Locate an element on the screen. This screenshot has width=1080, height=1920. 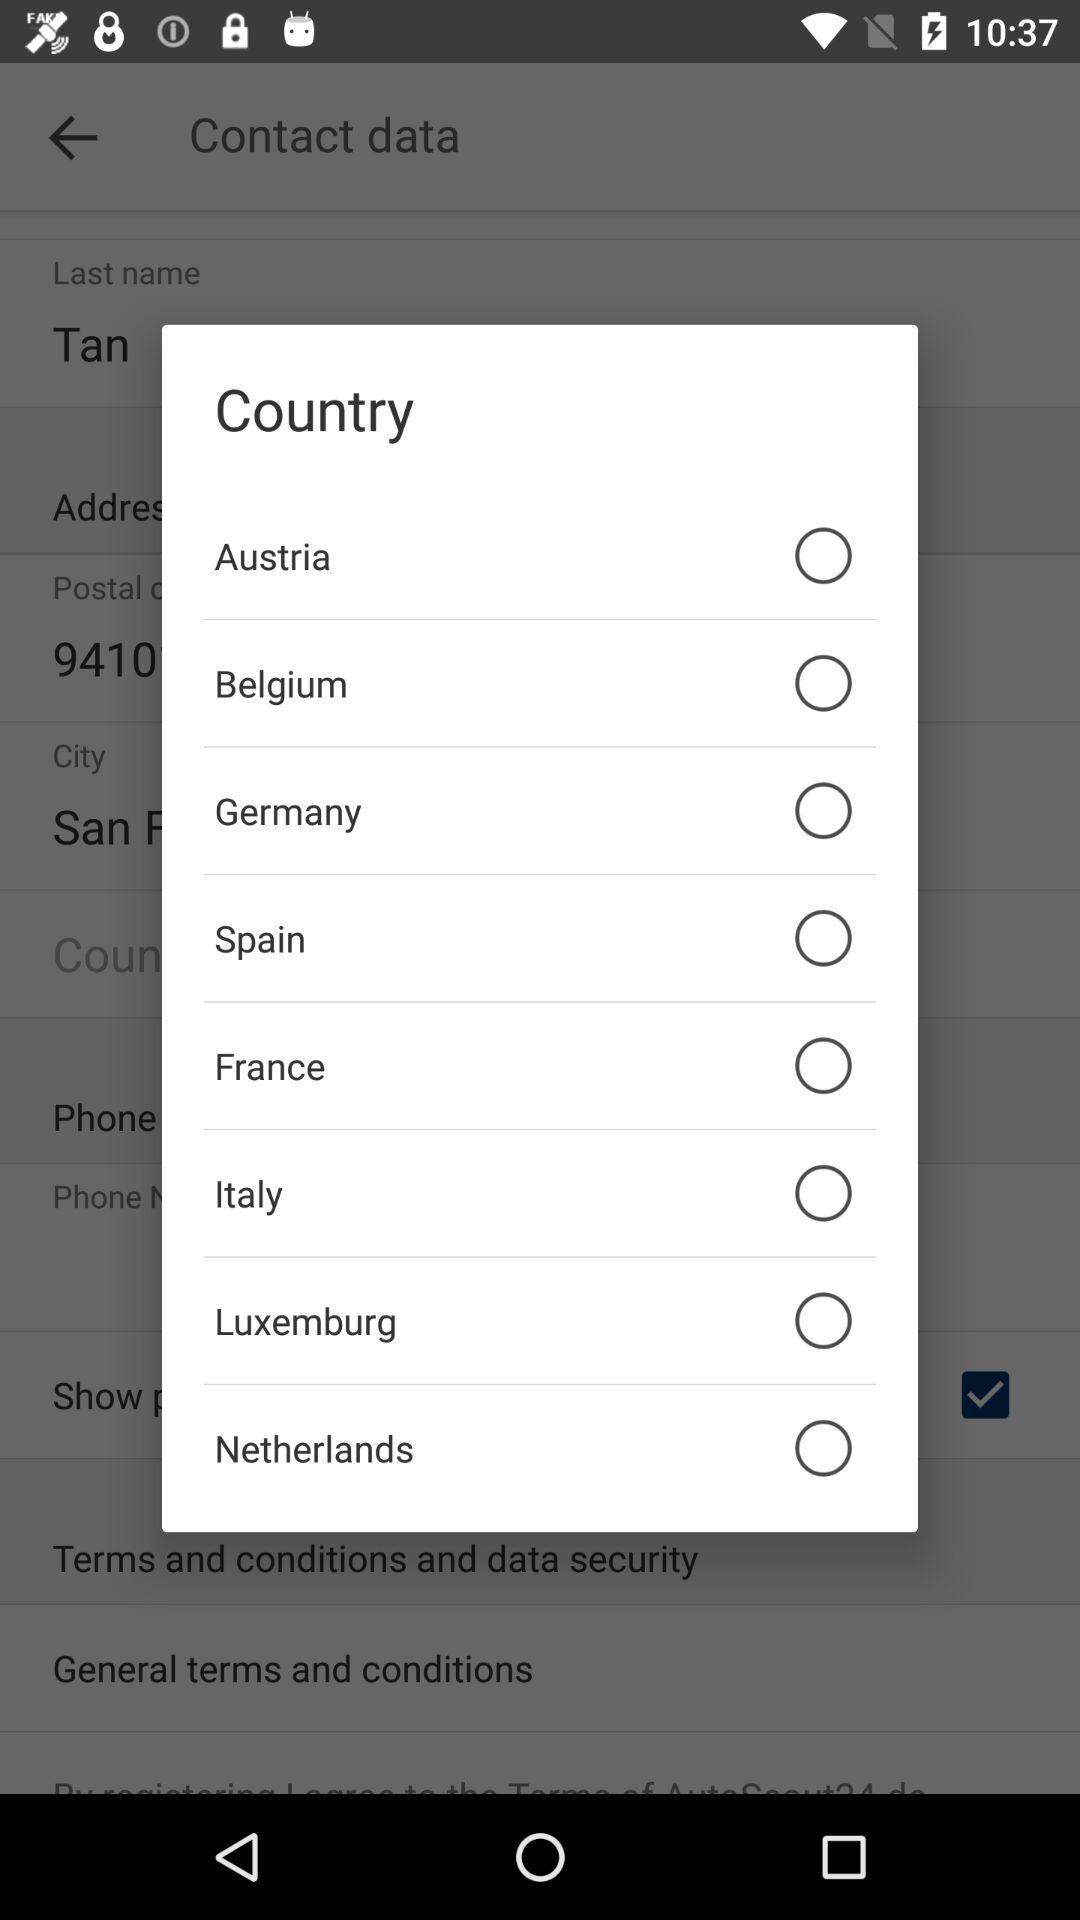
item below country item is located at coordinates (540, 555).